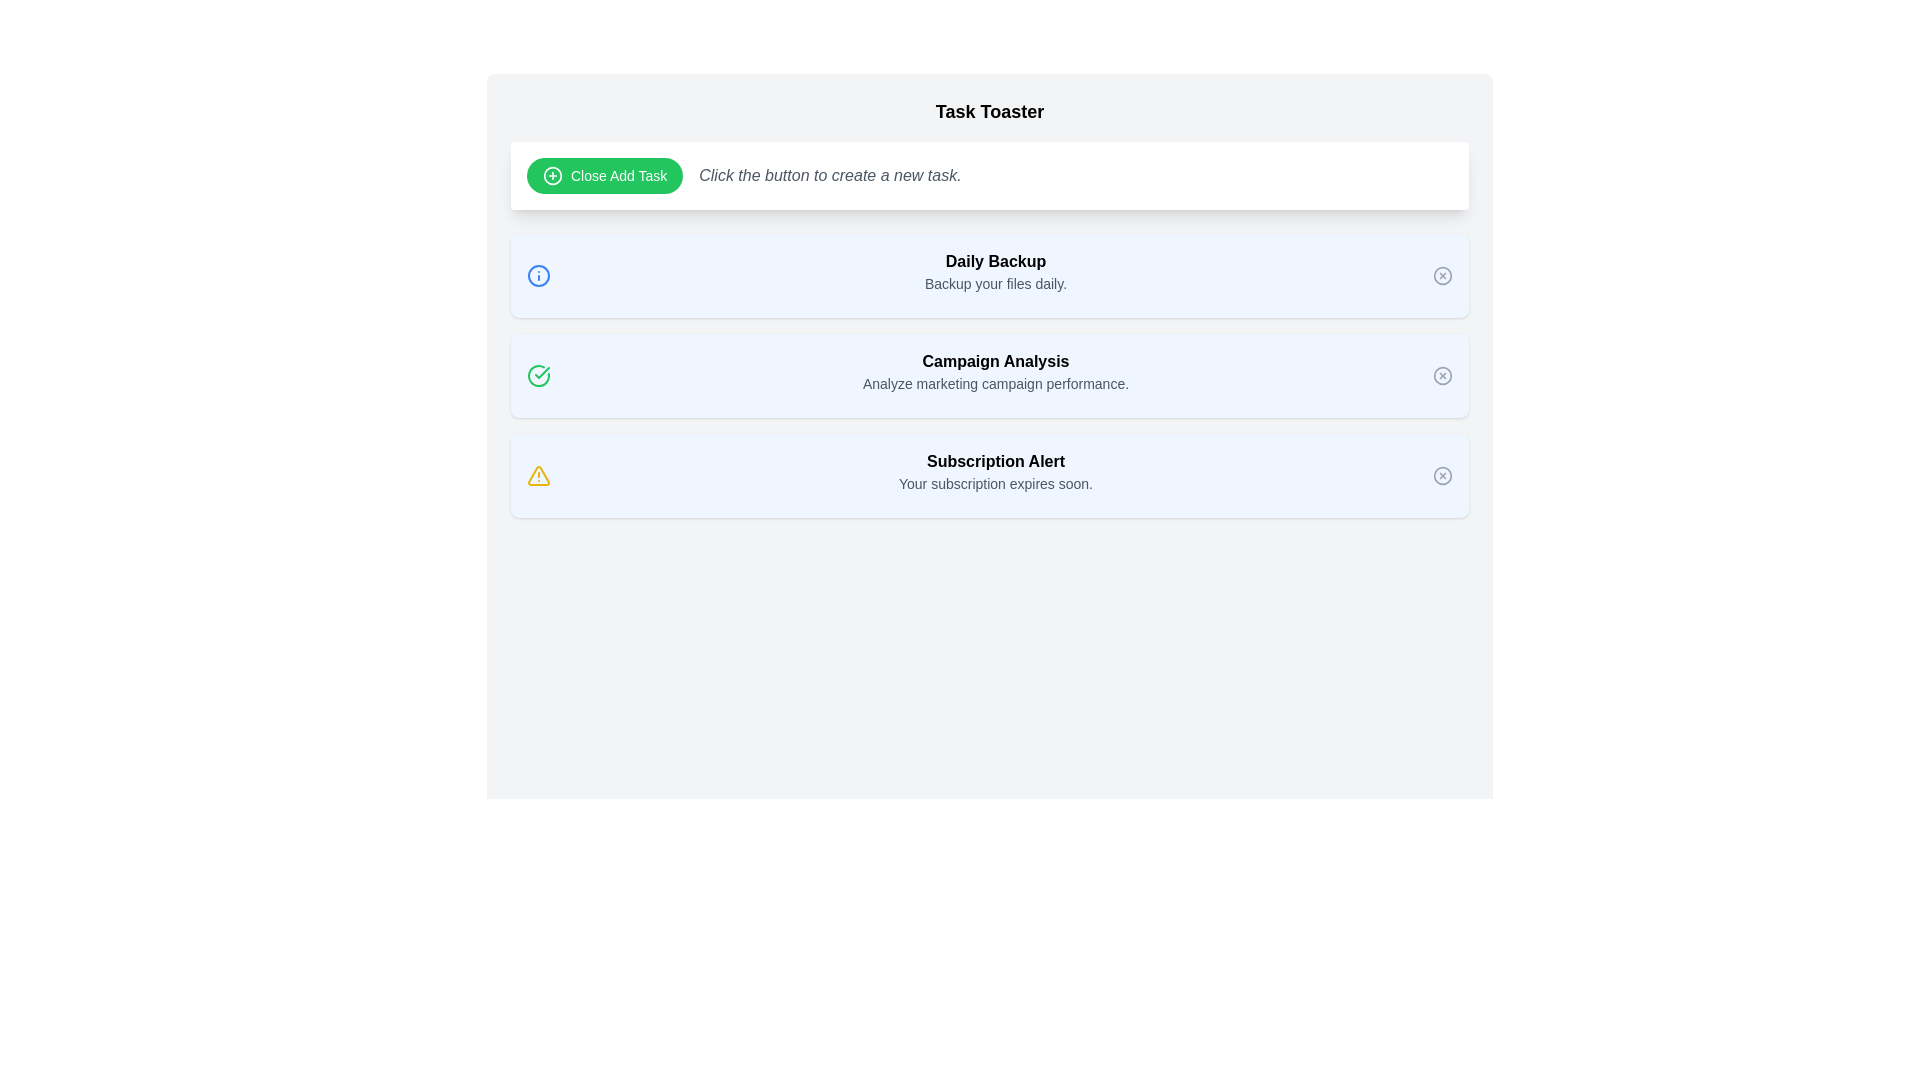 This screenshot has height=1080, width=1920. What do you see at coordinates (996, 462) in the screenshot?
I see `the 'Subscription Alert' static text element, which is prominently displayed in bold black font on a white background, located below the 'Campaign Analysis' section` at bounding box center [996, 462].